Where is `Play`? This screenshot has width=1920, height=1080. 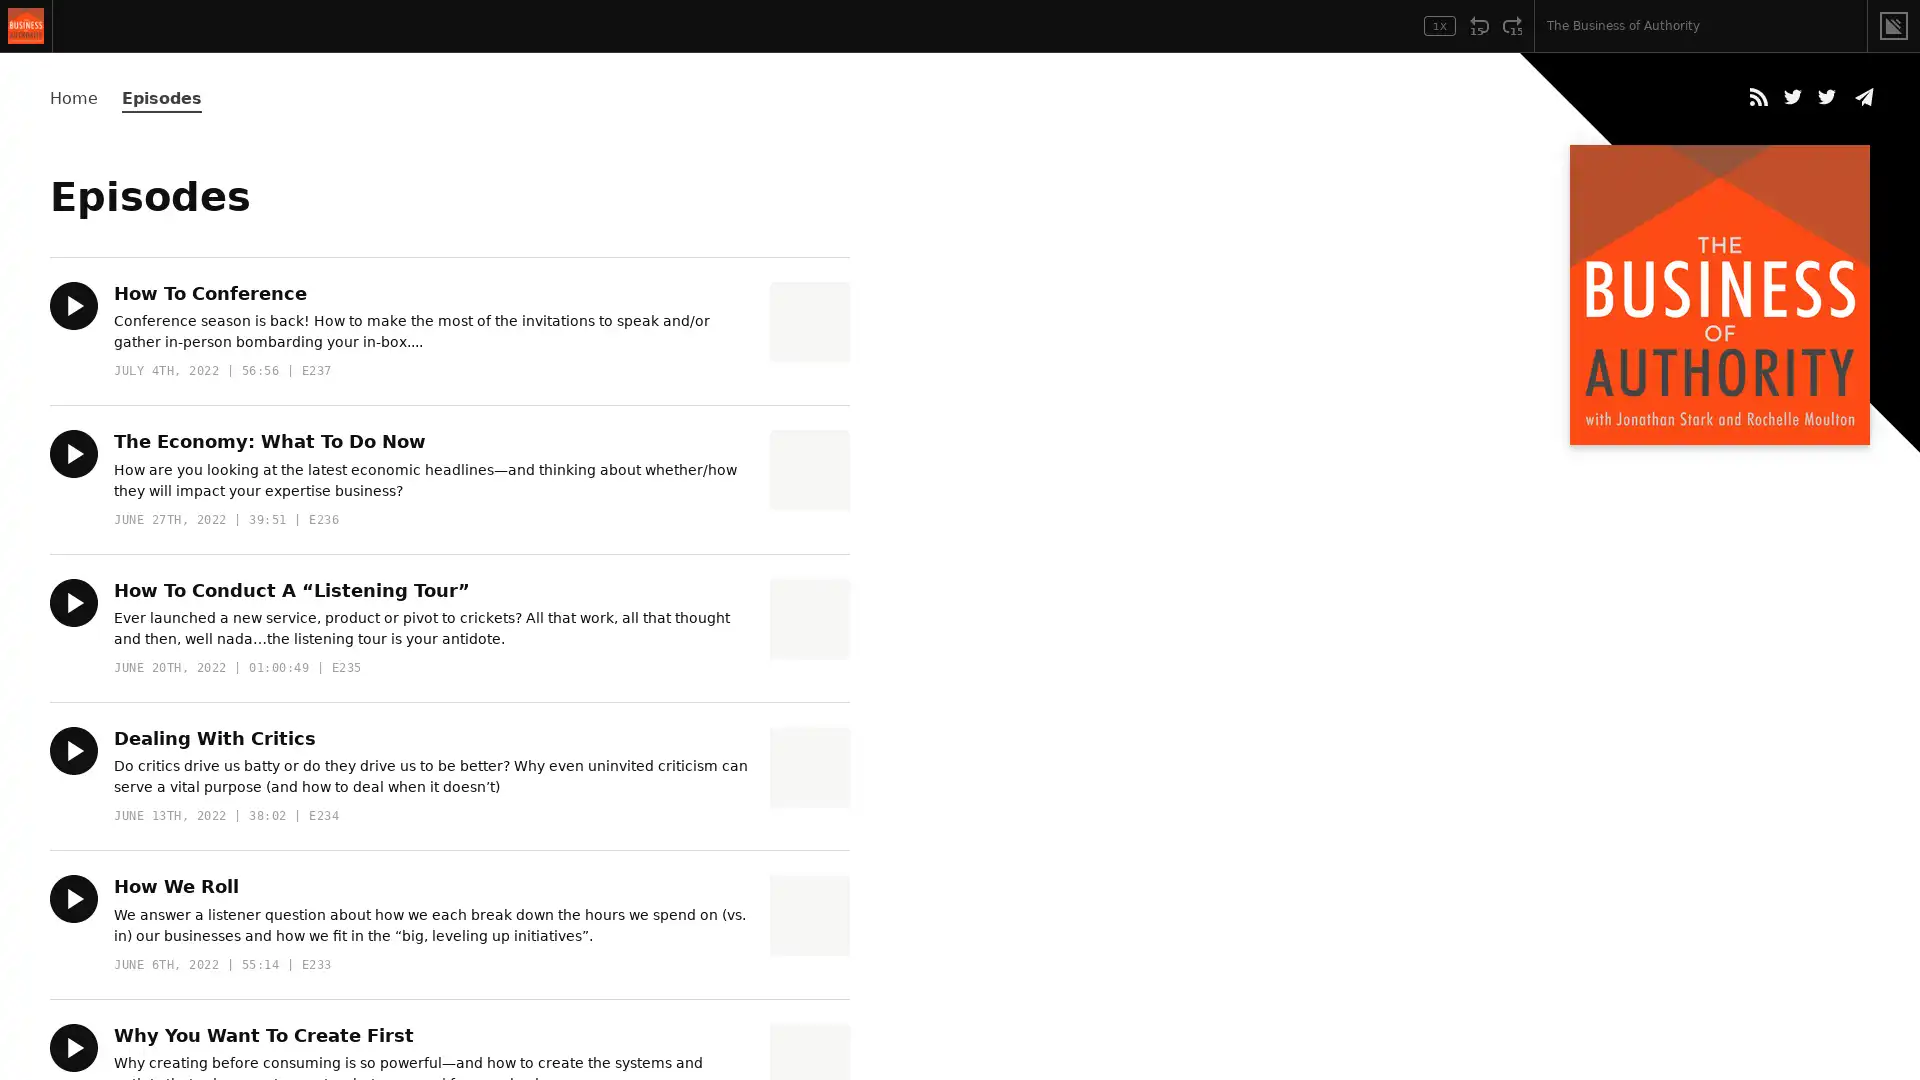
Play is located at coordinates (73, 305).